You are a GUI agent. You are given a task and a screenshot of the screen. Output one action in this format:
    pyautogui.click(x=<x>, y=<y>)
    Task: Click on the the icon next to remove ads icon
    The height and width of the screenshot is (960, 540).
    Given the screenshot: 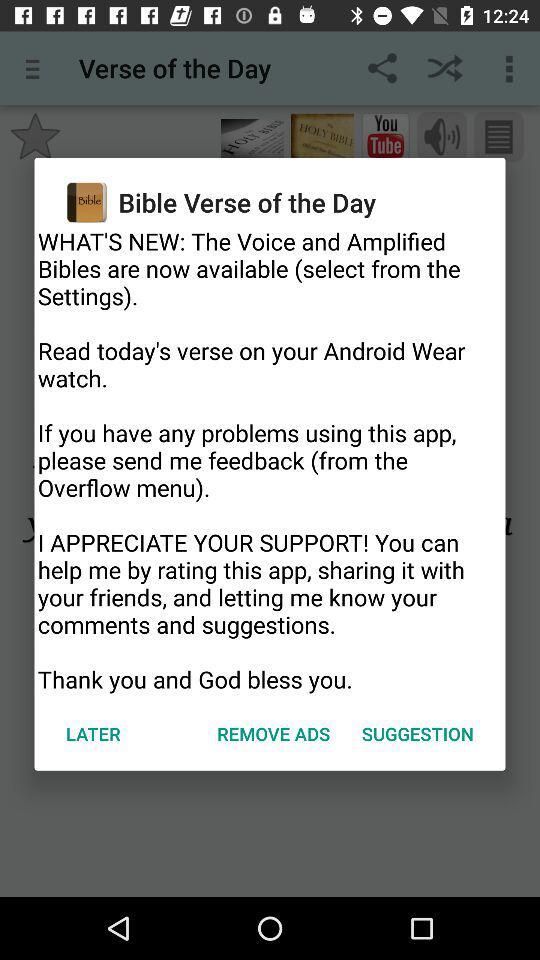 What is the action you would take?
    pyautogui.click(x=416, y=732)
    